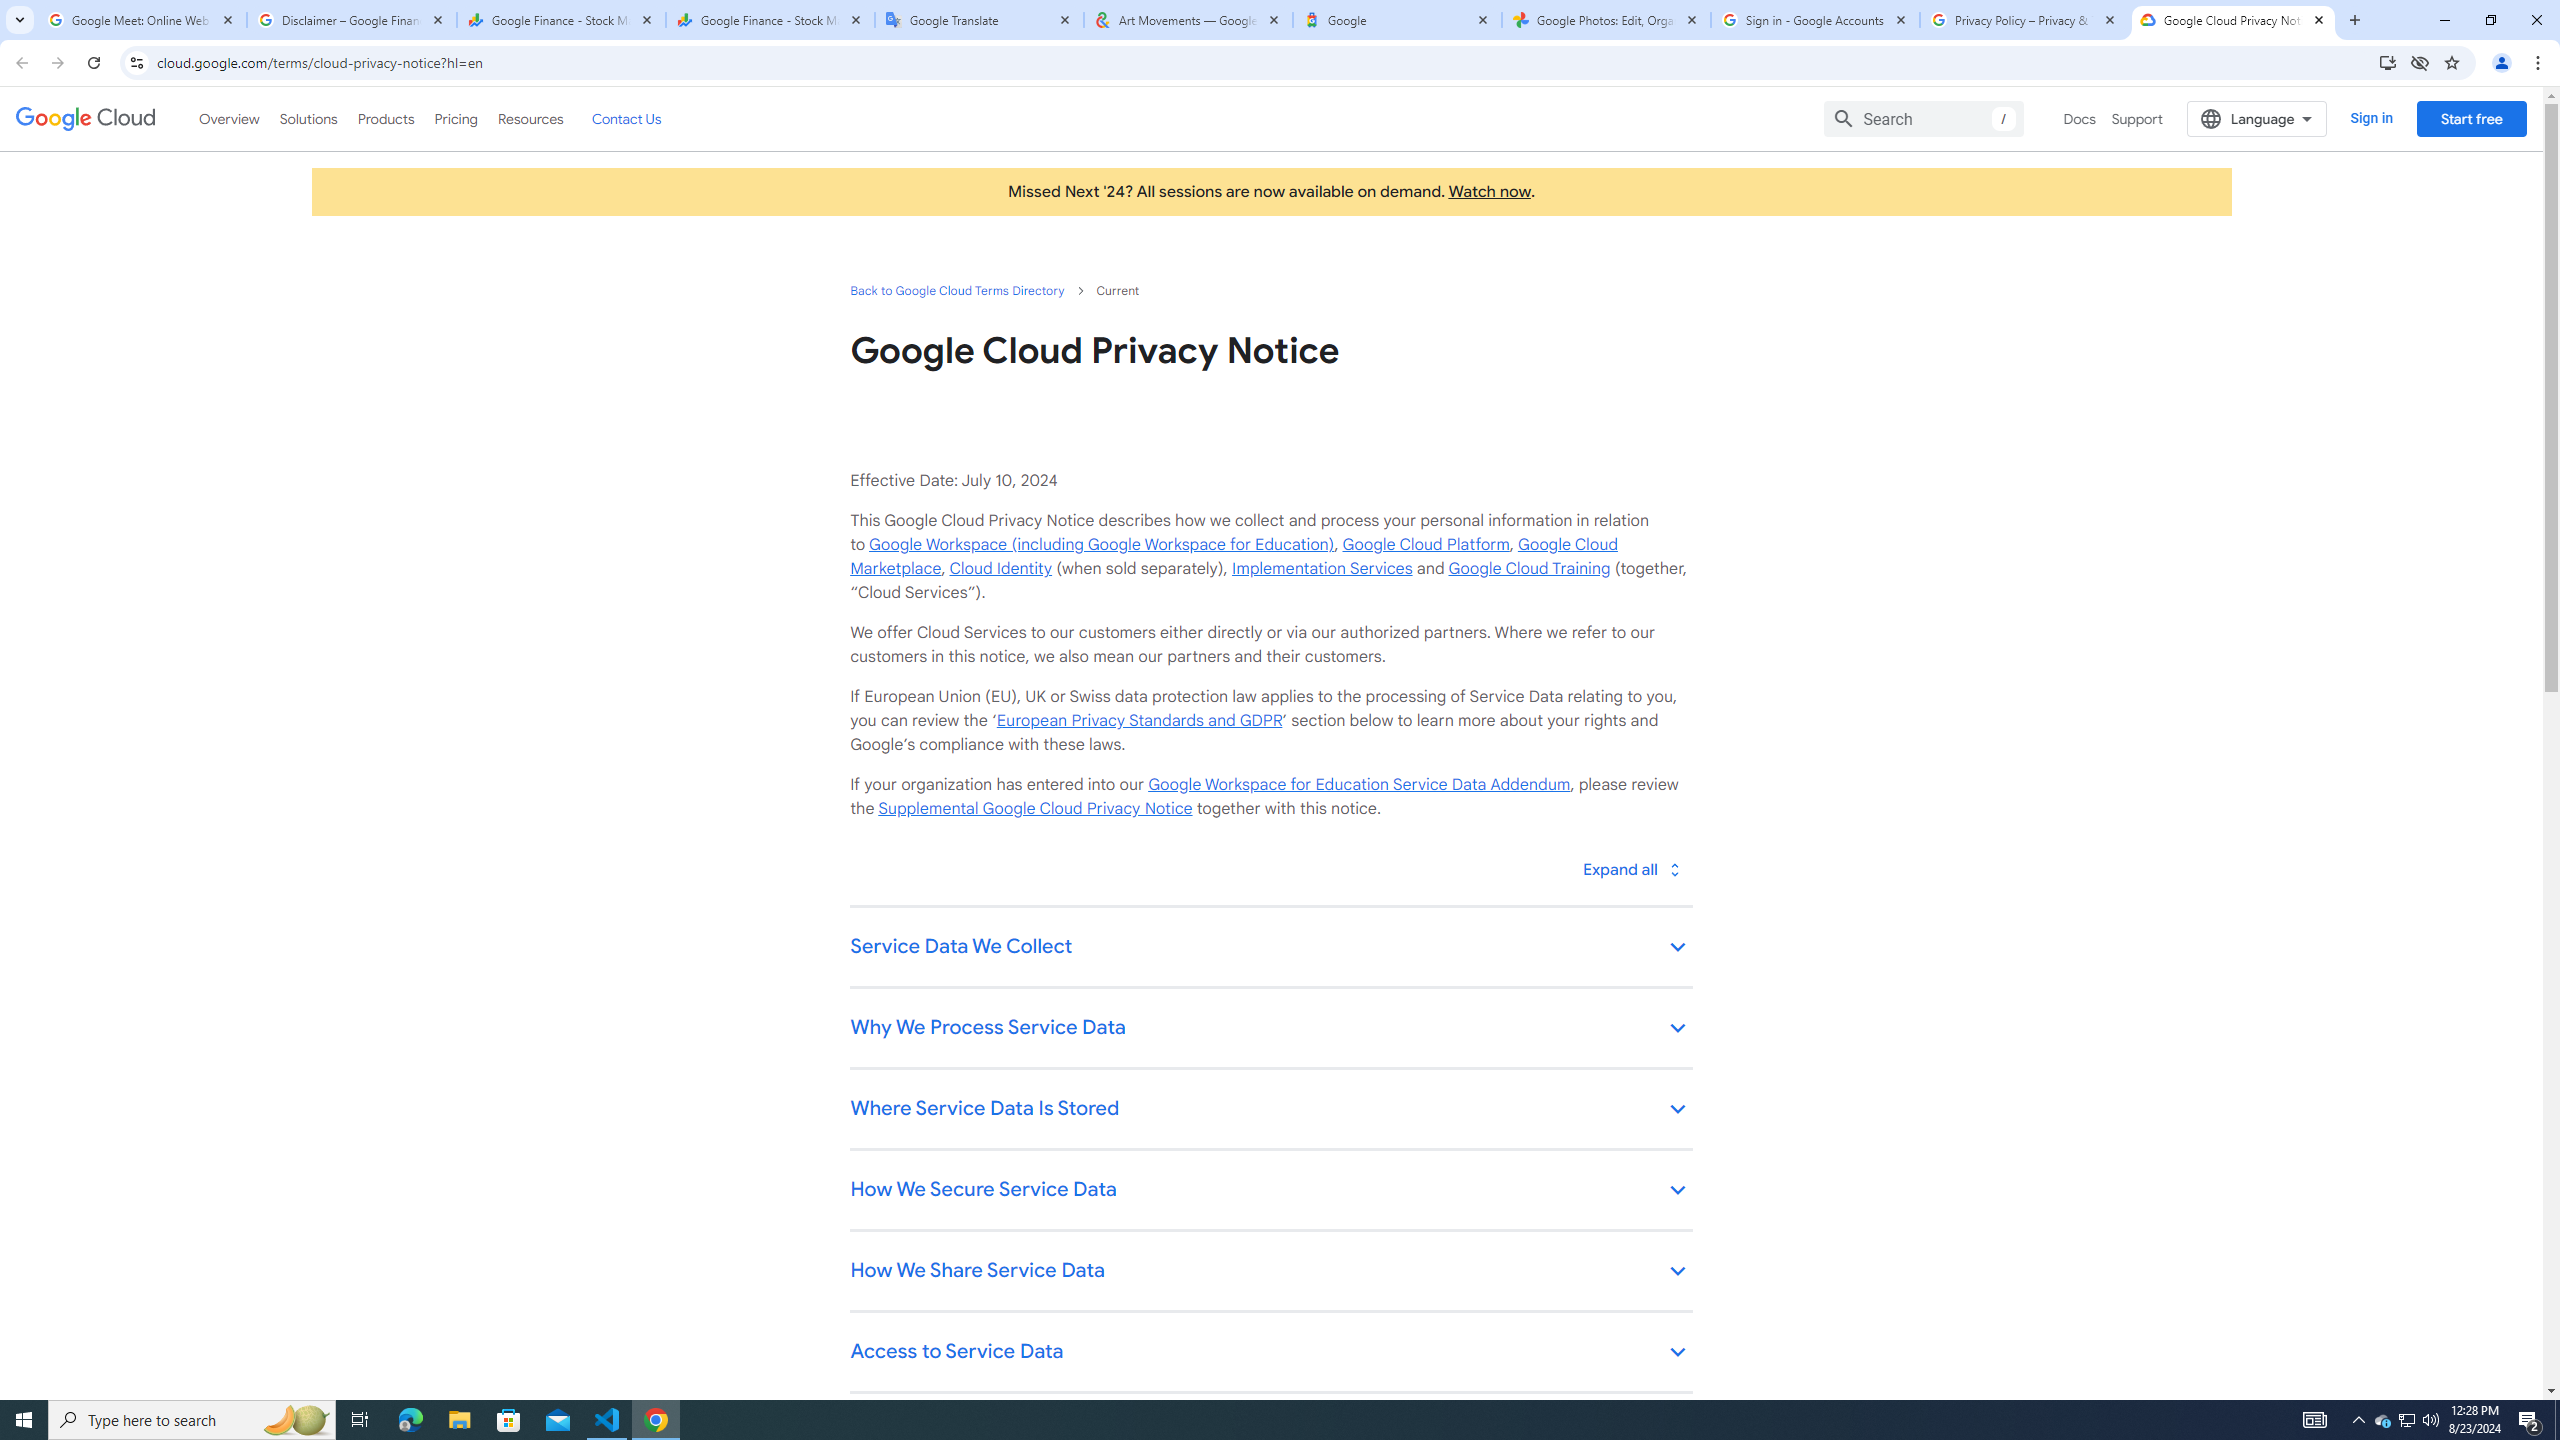 The width and height of the screenshot is (2560, 1440). Describe the element at coordinates (2470, 118) in the screenshot. I see `'Start free'` at that location.